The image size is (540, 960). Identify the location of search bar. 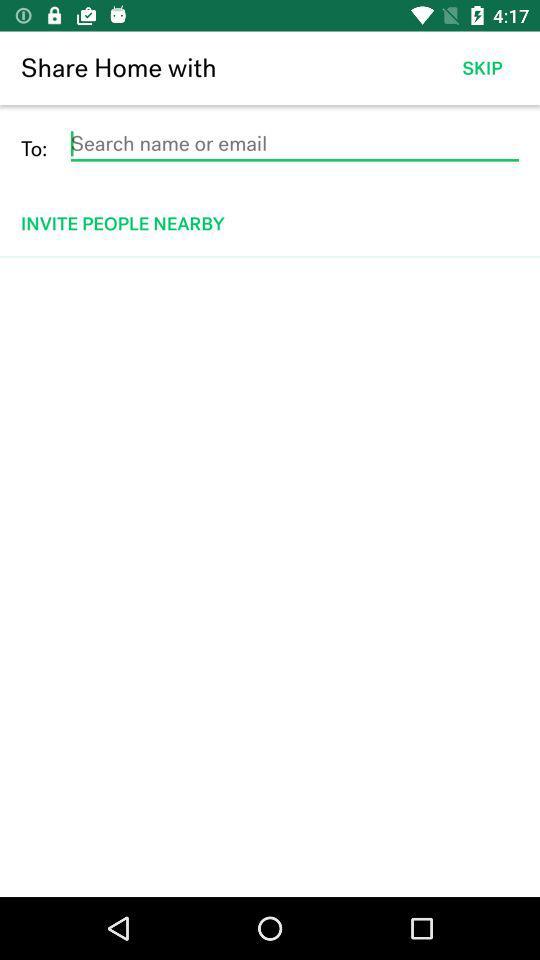
(293, 143).